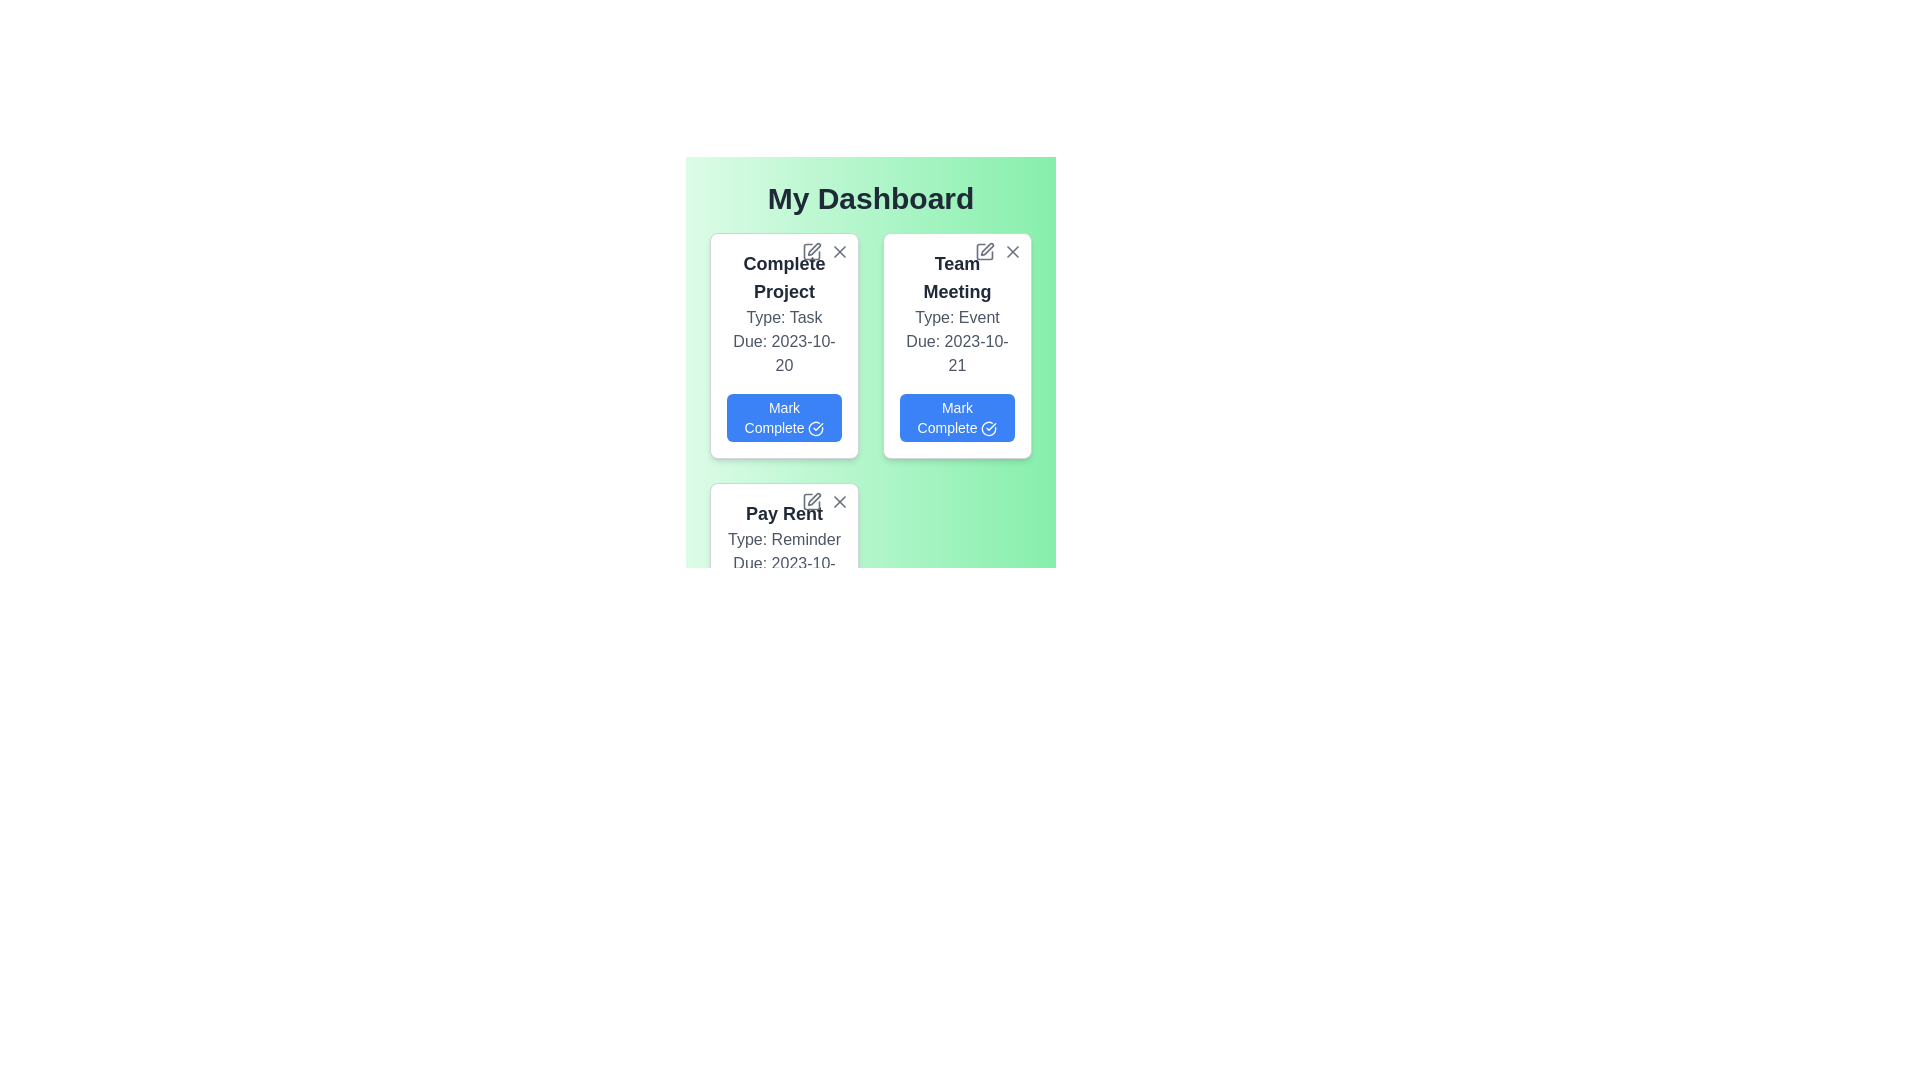  I want to click on the text label displaying 'Type: Reminder' which is styled in gray font and positioned within the 'Pay Rent' card, located directly below the title 'Pay Rent', so click(783, 540).